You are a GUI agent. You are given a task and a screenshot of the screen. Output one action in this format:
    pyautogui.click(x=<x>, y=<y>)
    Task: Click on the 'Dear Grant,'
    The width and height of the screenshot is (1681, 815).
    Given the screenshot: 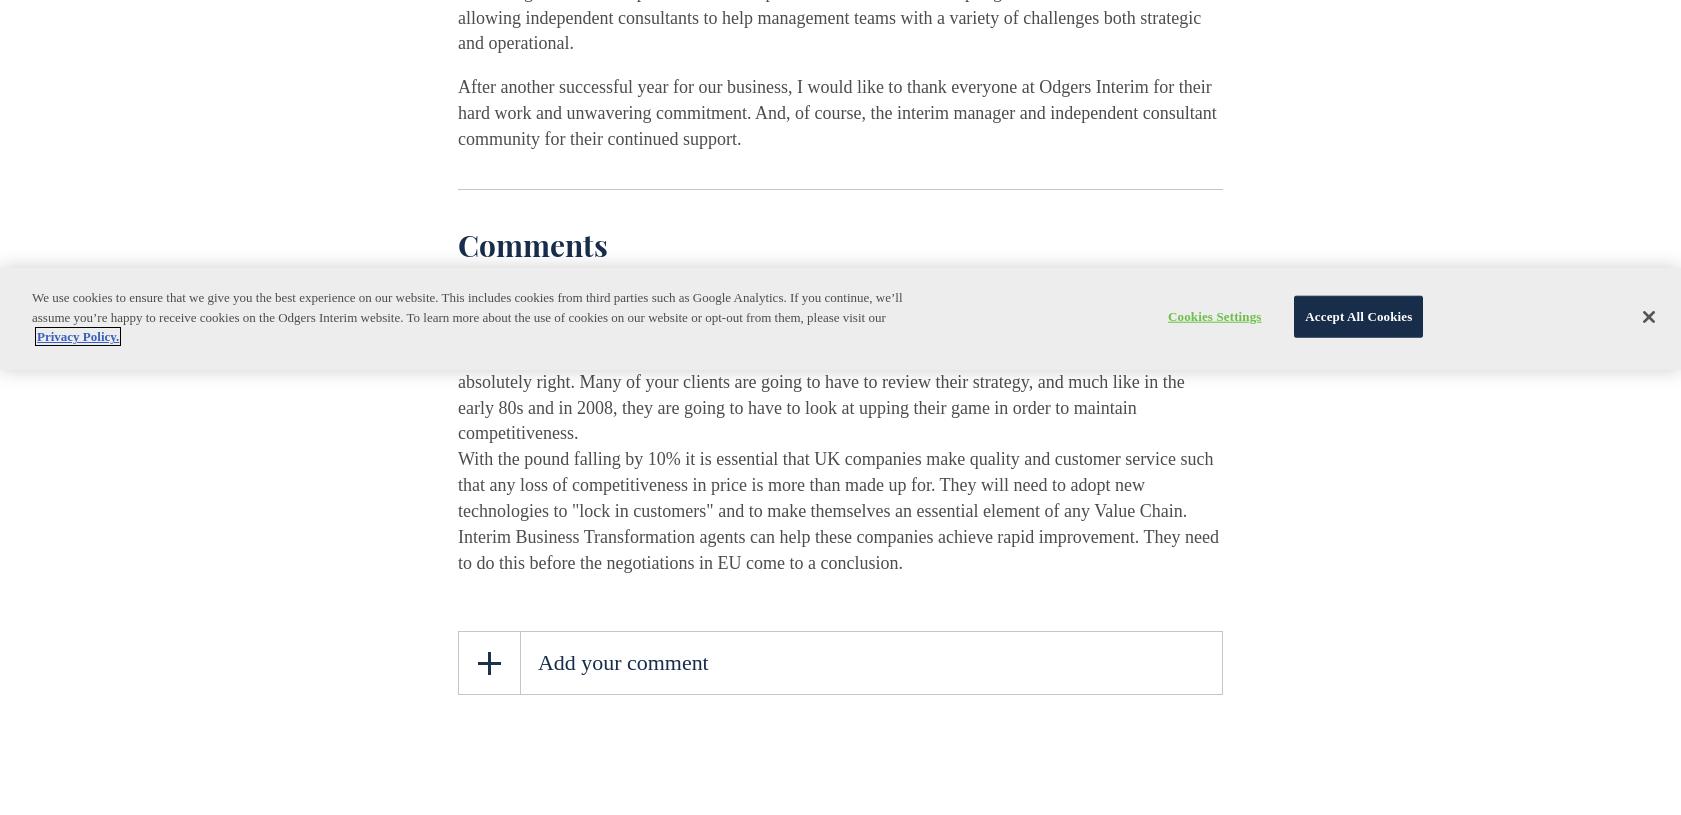 What is the action you would take?
    pyautogui.click(x=498, y=328)
    